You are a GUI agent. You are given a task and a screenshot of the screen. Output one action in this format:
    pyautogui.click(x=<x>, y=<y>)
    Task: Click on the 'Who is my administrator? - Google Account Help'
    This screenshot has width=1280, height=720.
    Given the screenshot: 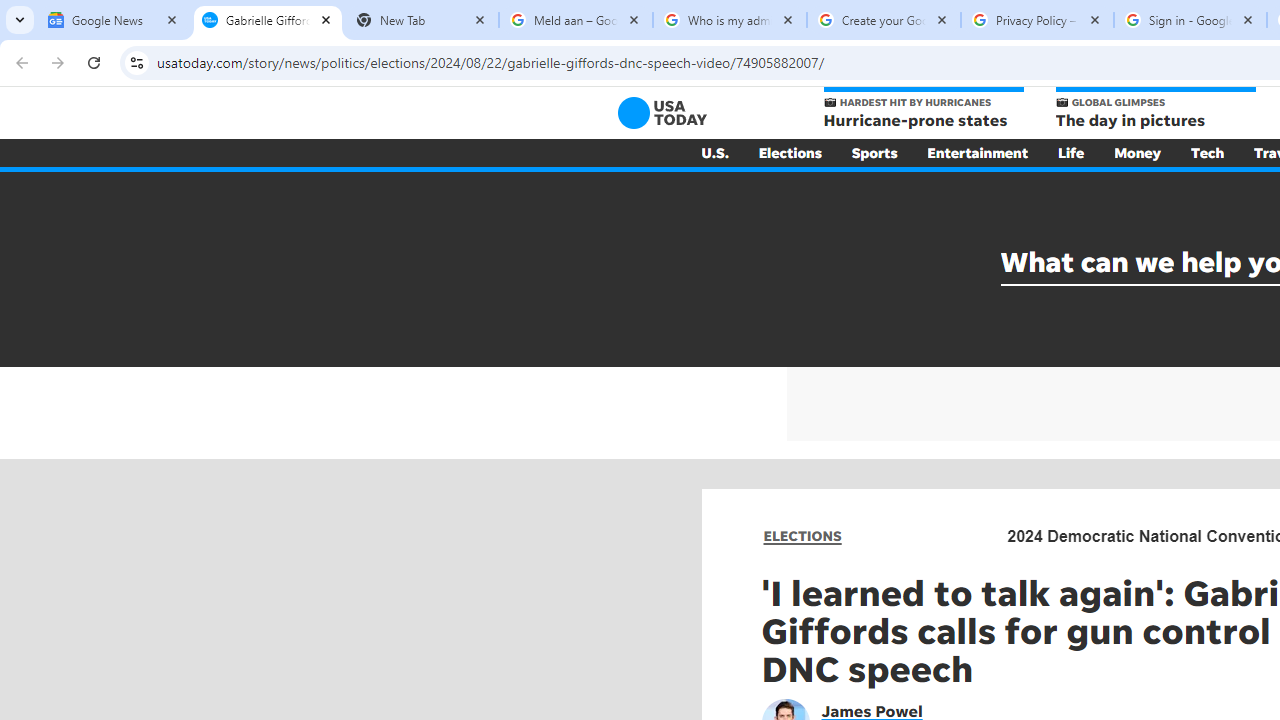 What is the action you would take?
    pyautogui.click(x=729, y=20)
    